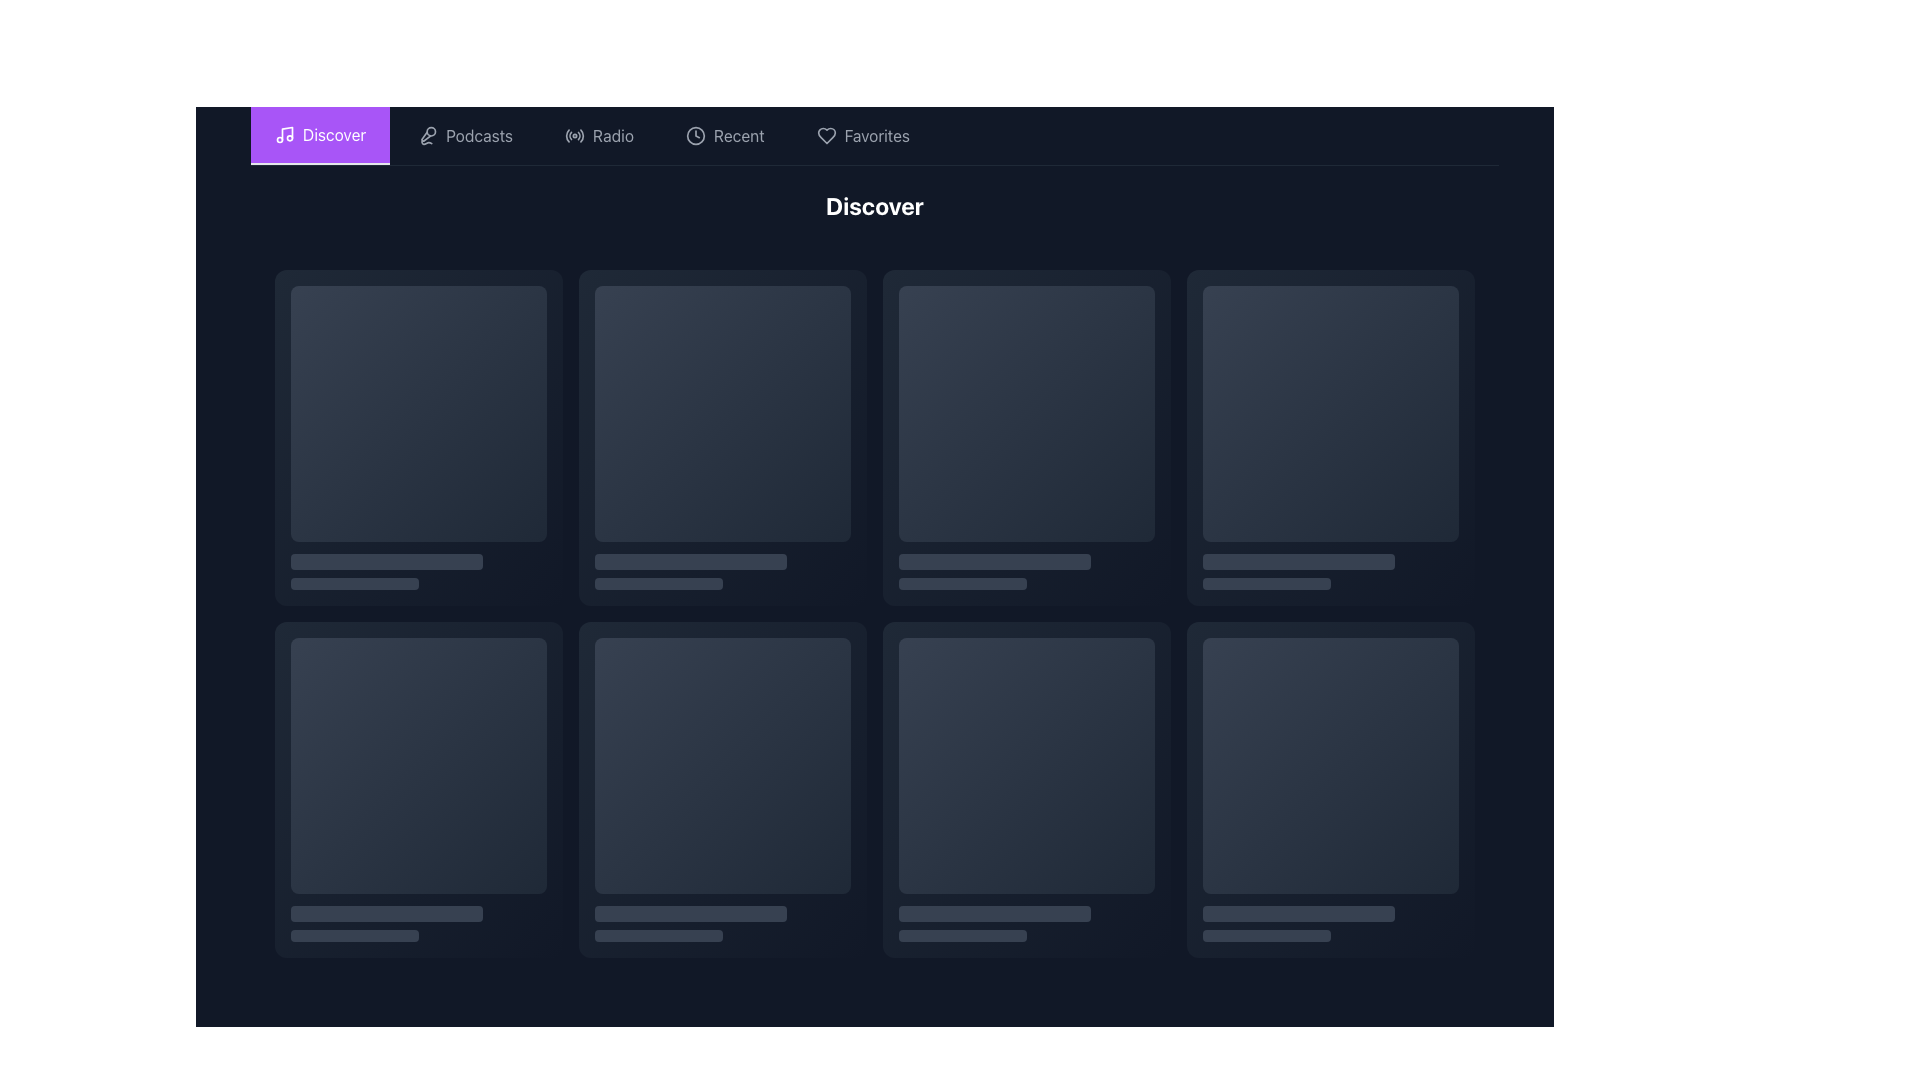 The height and width of the screenshot is (1080, 1920). What do you see at coordinates (724, 135) in the screenshot?
I see `the Navigation button for the 'Recent' section, which is the fourth button in the horizontal navigation bar, to activate its hover styling` at bounding box center [724, 135].